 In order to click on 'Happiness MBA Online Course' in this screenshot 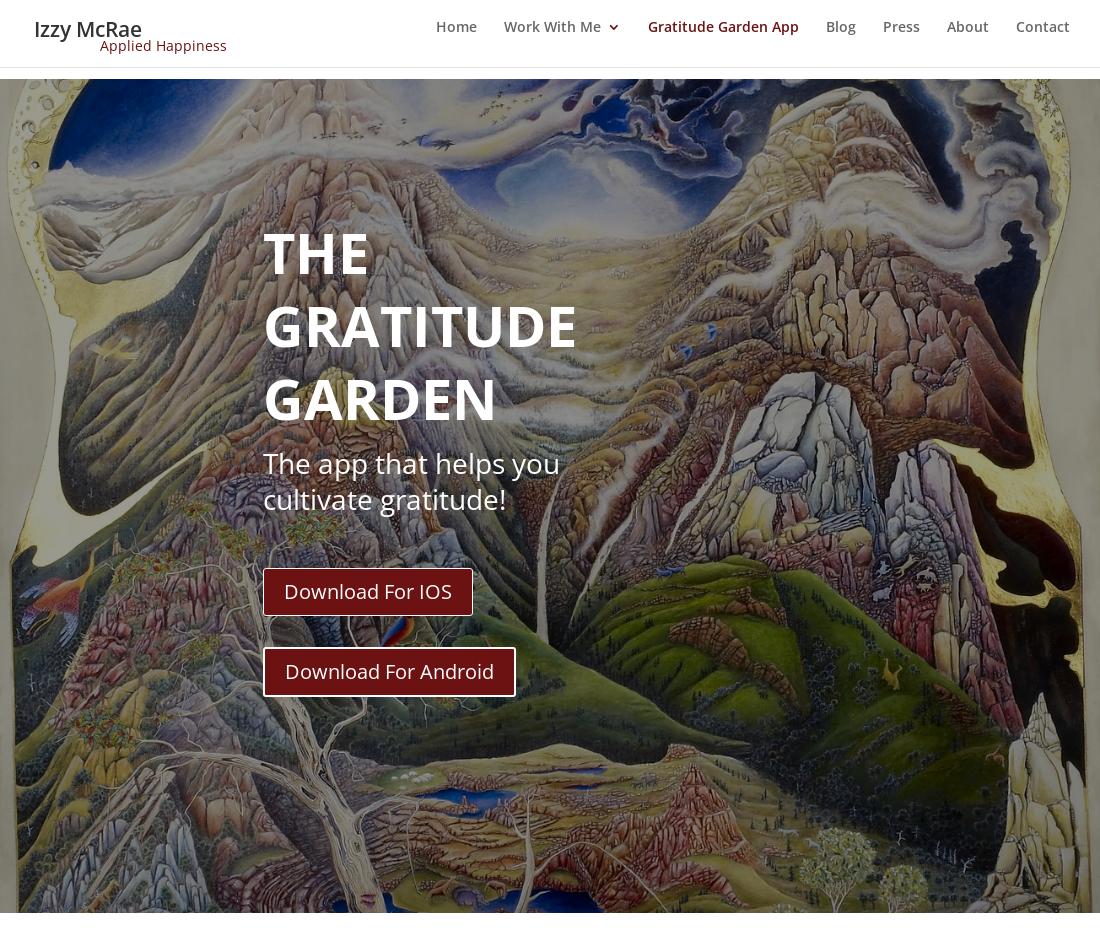, I will do `click(622, 215)`.